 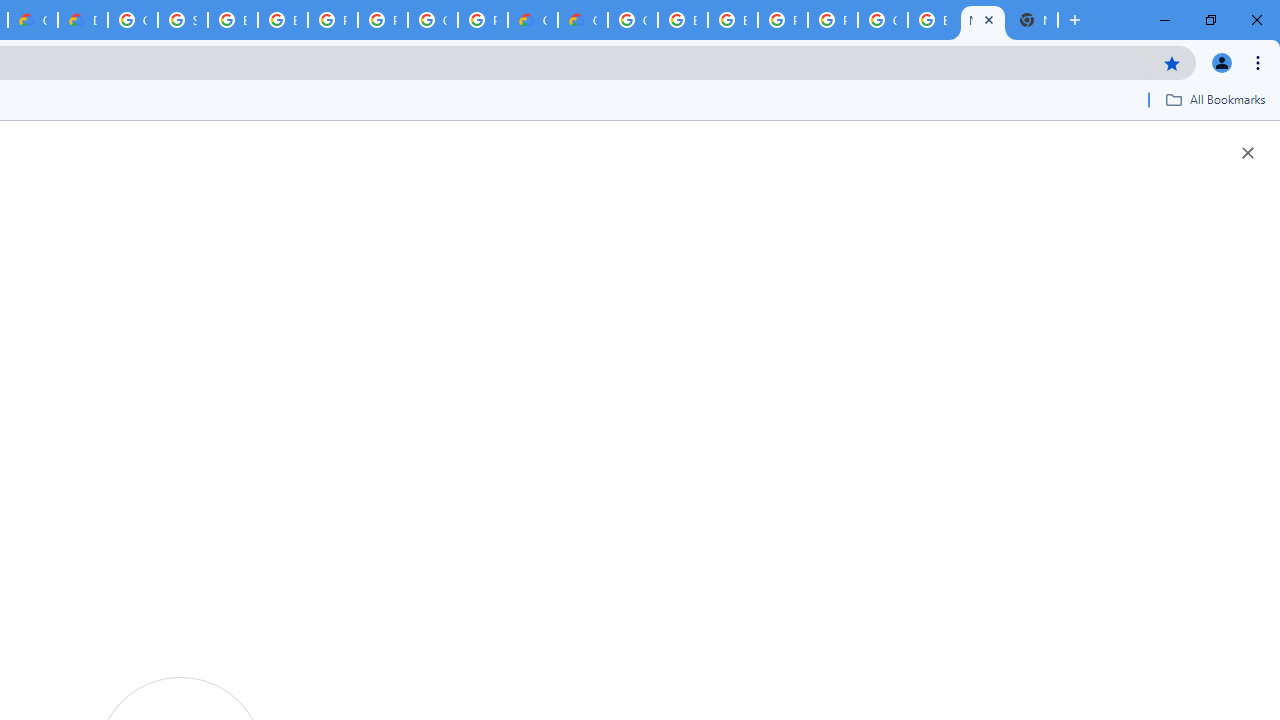 I want to click on 'Sign in - Google Accounts', so click(x=183, y=20).